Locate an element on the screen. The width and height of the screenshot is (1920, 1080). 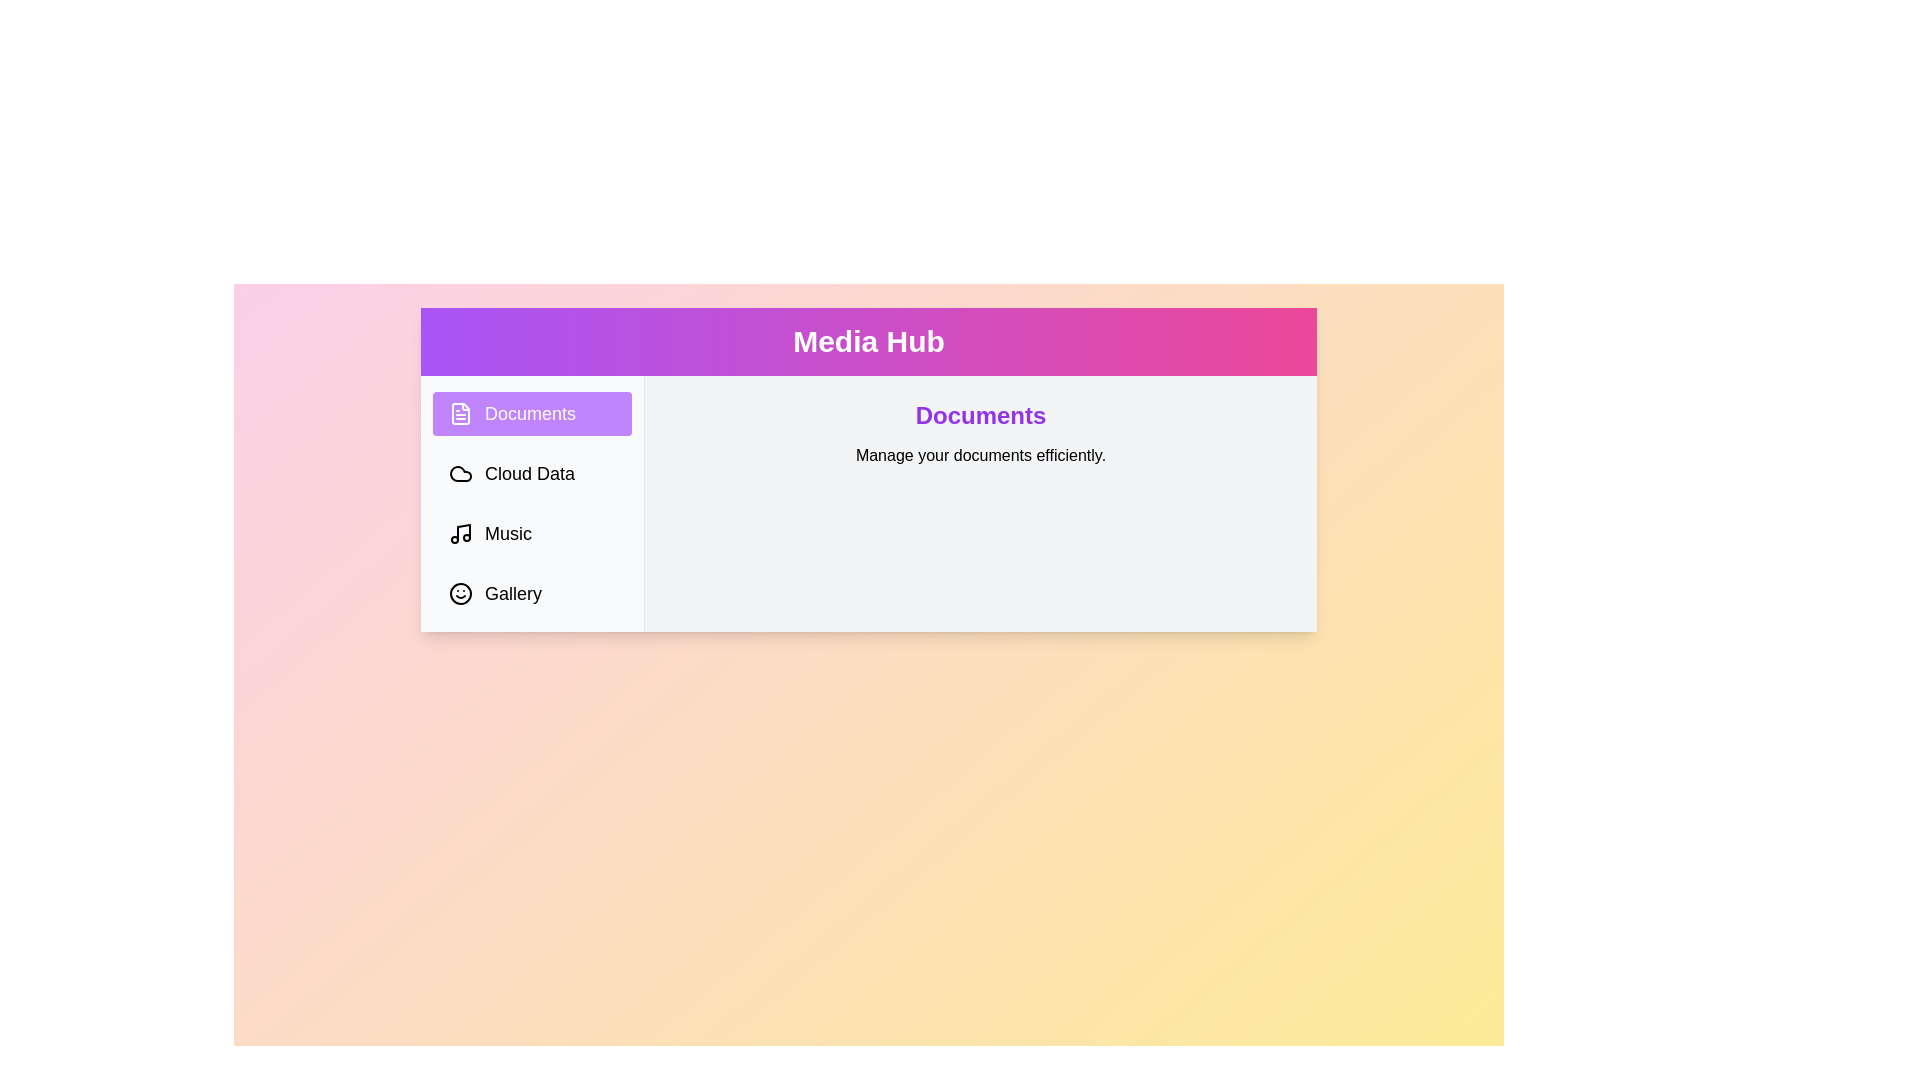
the tab labeled Documents from the sidebar is located at coordinates (532, 412).